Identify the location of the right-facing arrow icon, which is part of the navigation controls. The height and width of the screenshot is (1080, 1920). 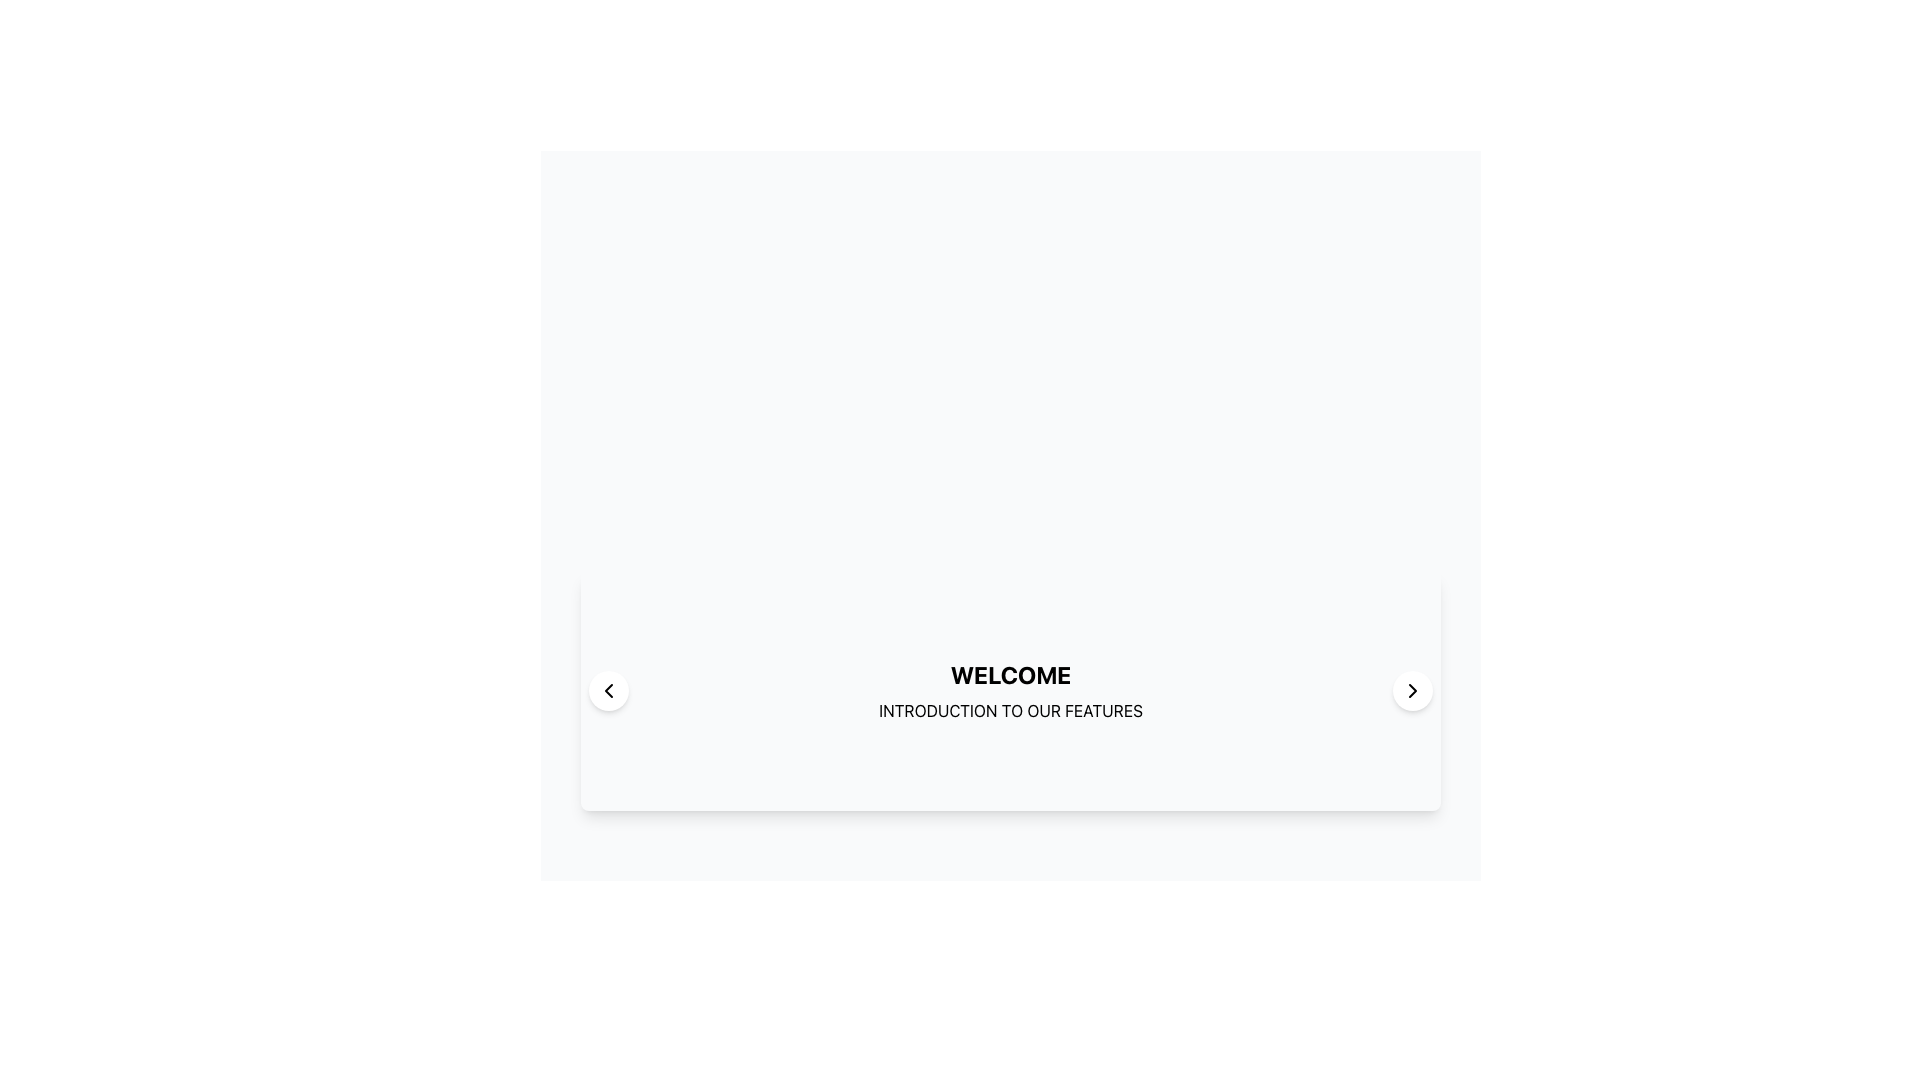
(1411, 689).